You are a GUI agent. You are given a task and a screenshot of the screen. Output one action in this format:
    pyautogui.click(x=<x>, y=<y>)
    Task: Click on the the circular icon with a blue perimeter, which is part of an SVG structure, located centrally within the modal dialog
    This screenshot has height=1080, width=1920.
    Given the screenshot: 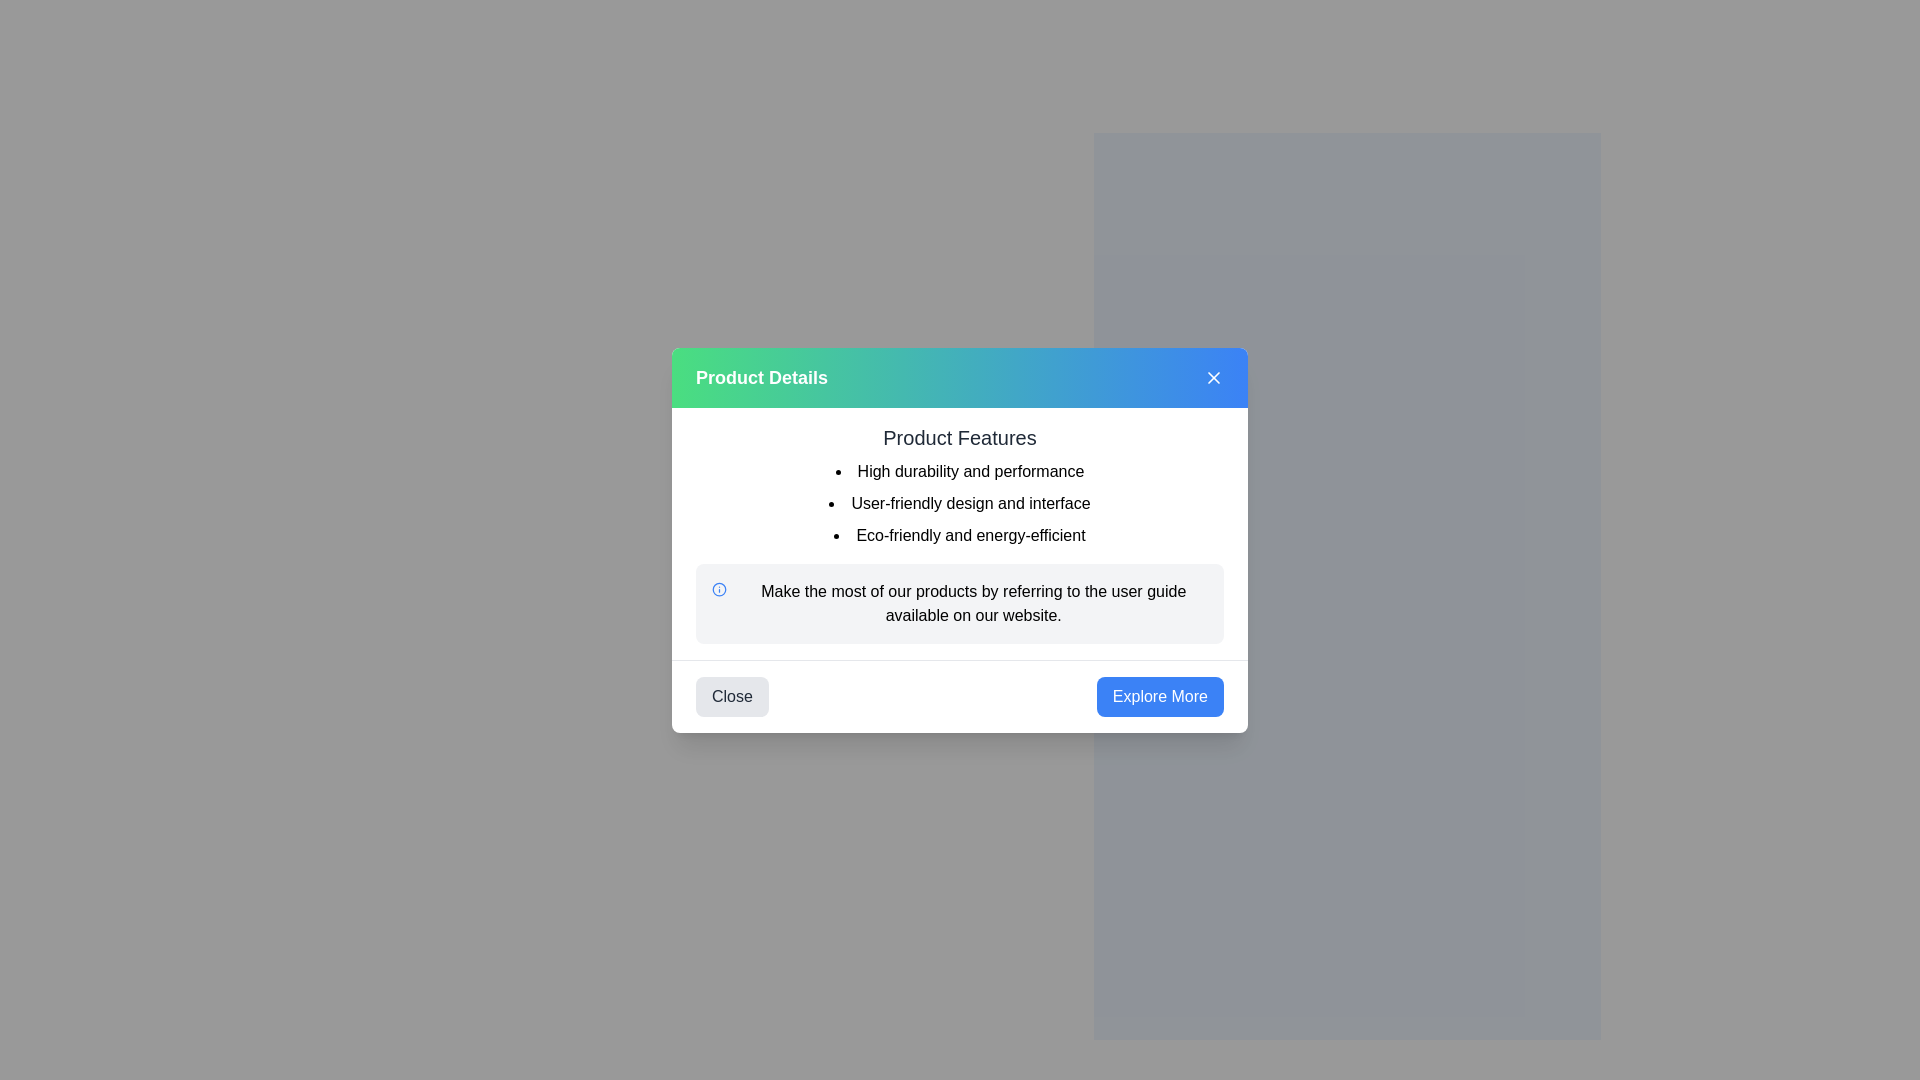 What is the action you would take?
    pyautogui.click(x=719, y=588)
    